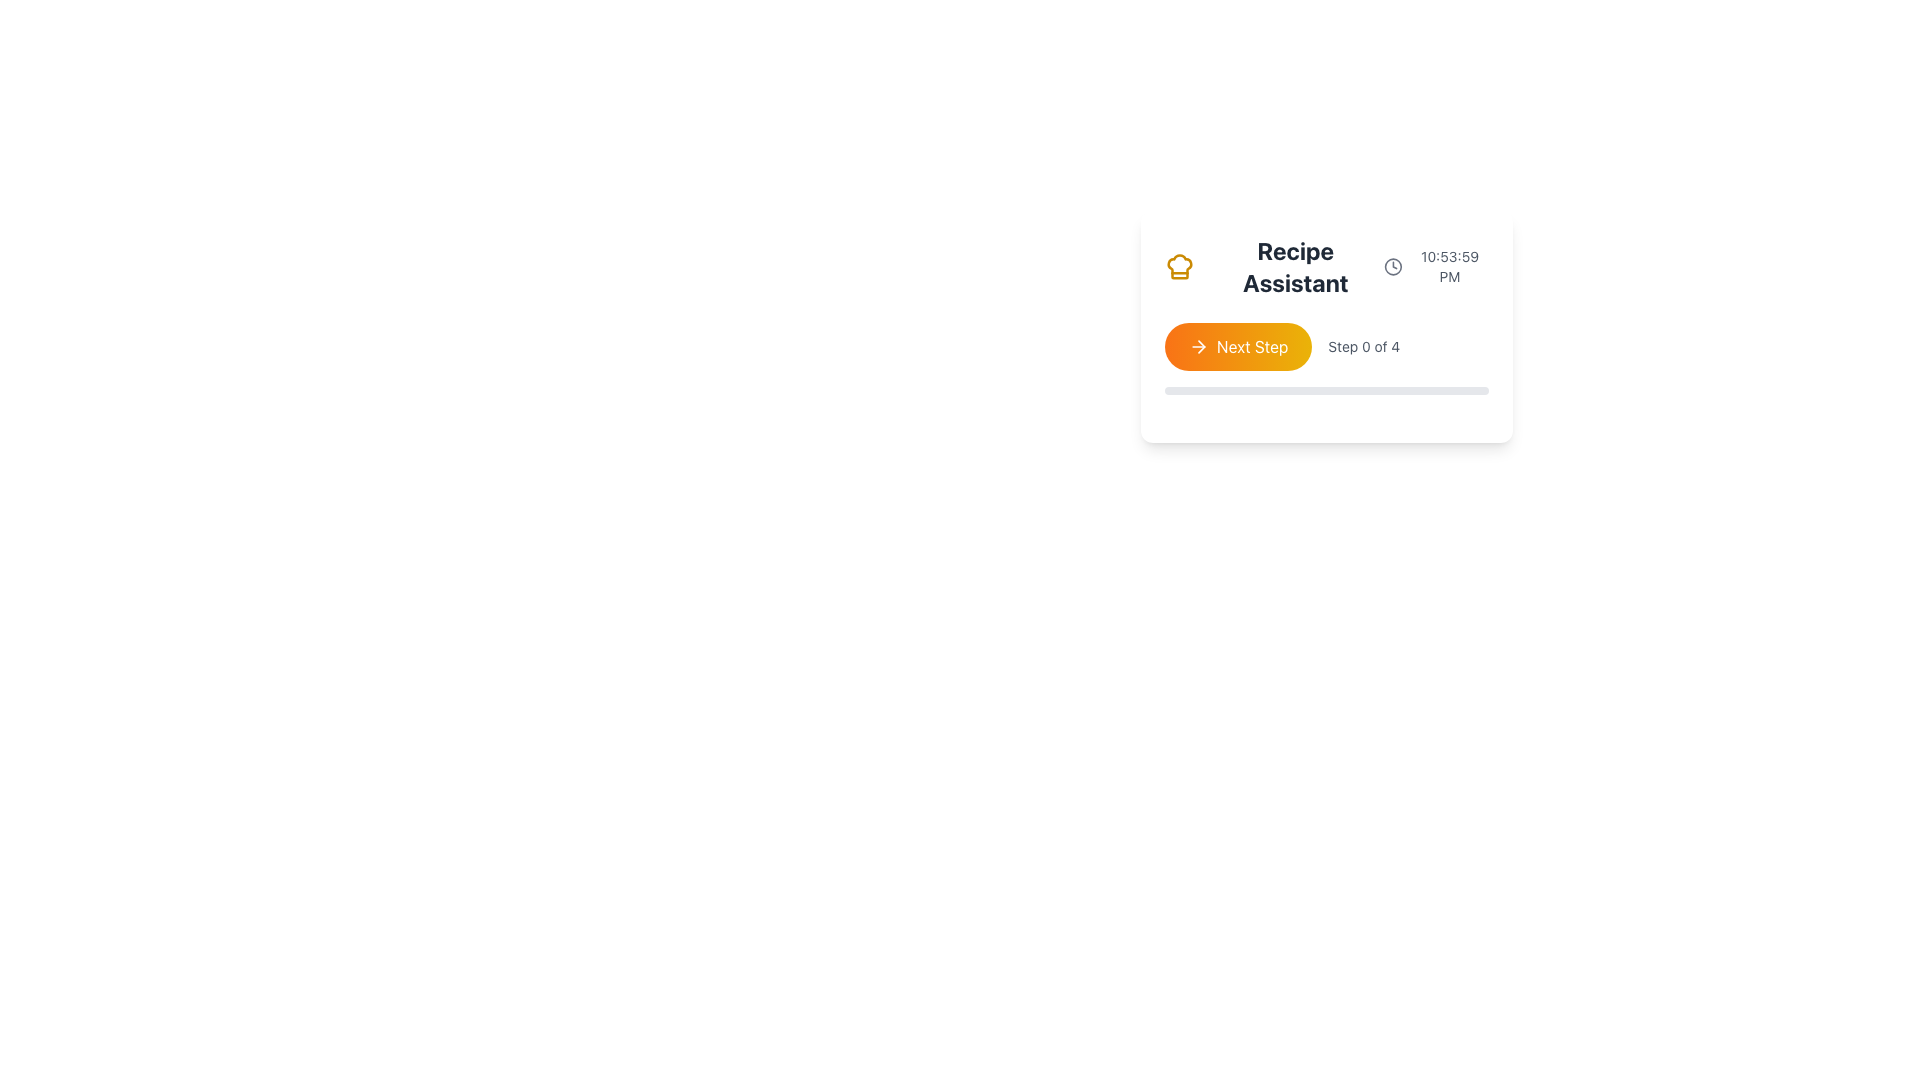 The height and width of the screenshot is (1080, 1920). What do you see at coordinates (1237, 346) in the screenshot?
I see `the 'Next Step' button, which has a gradient background from orange to yellow and features white text with an arrow icon pointing to the right, to activate its hover effects` at bounding box center [1237, 346].